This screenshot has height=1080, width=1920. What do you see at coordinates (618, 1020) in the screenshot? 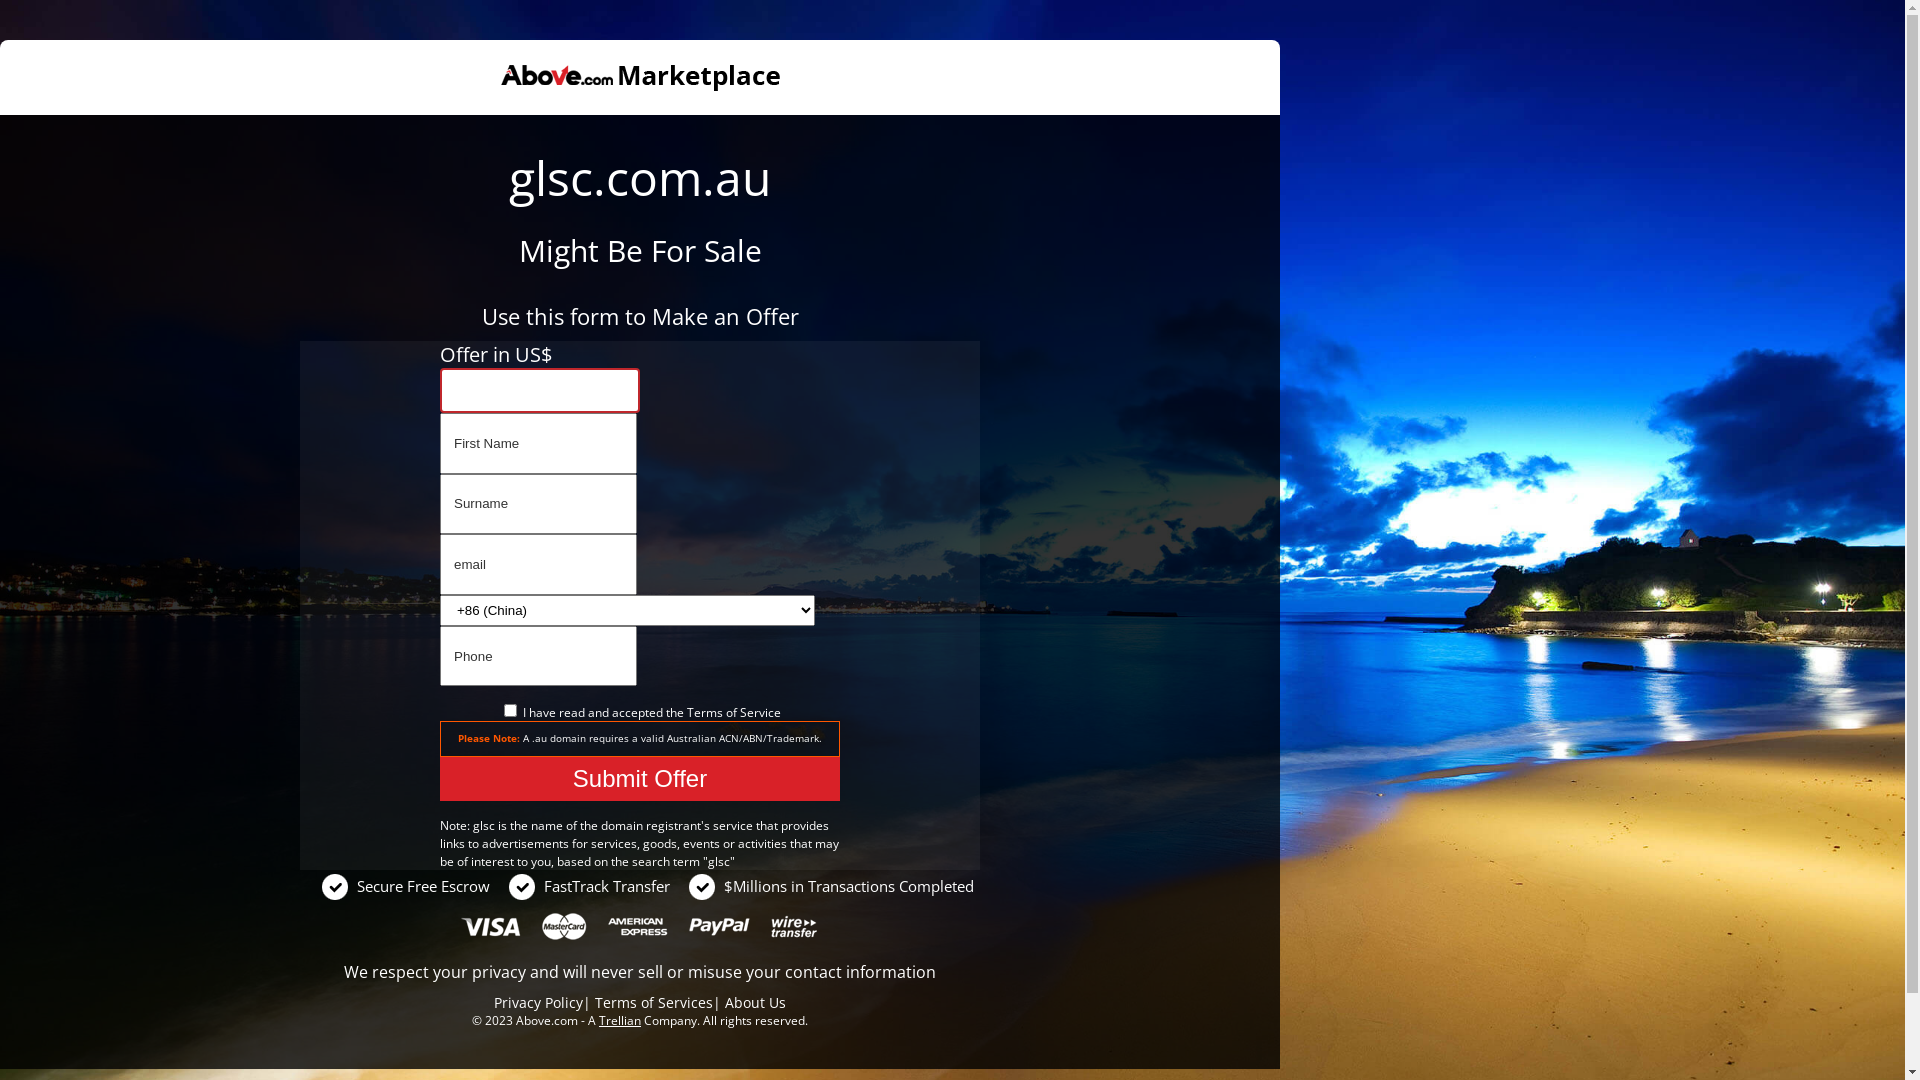
I see `'Trellian'` at bounding box center [618, 1020].